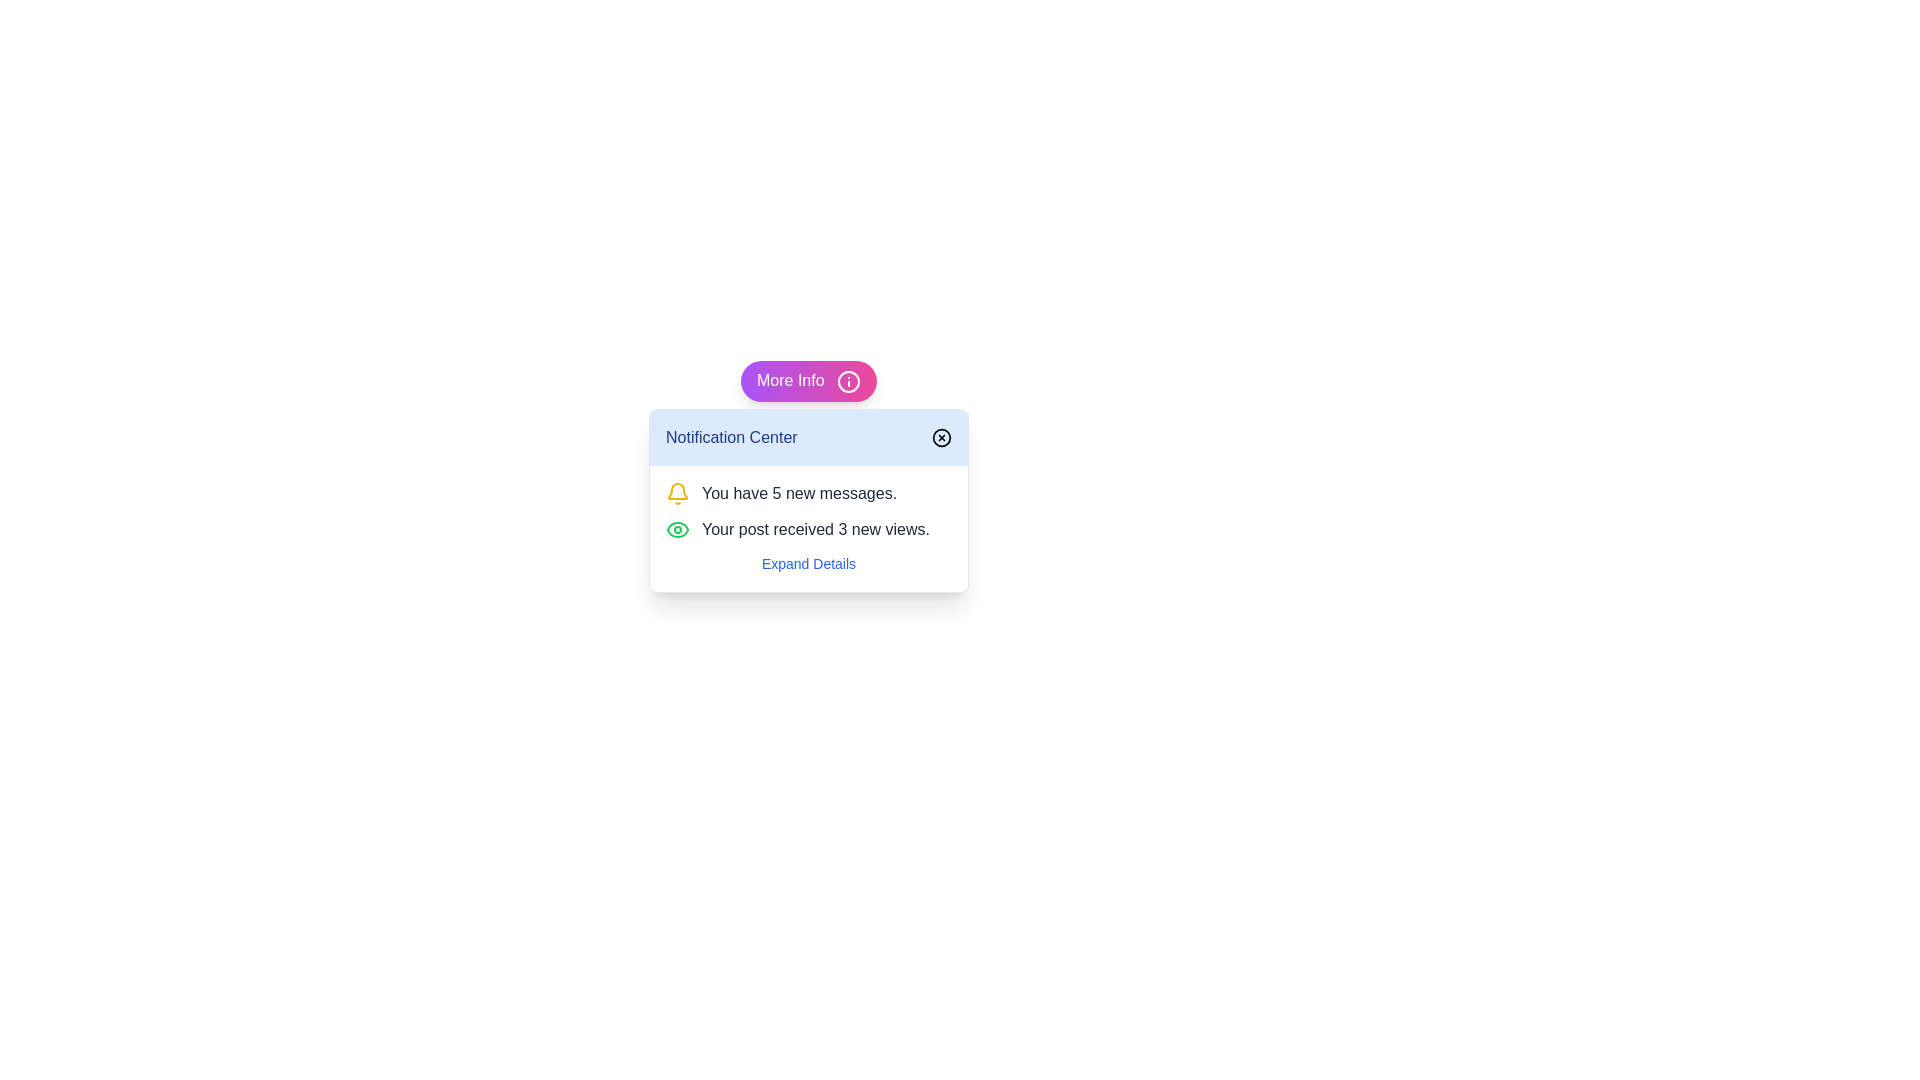 Image resolution: width=1920 pixels, height=1080 pixels. What do you see at coordinates (940, 437) in the screenshot?
I see `the blue and white circular icon with a crossed-out design located at the top-right corner of the Notification Center header` at bounding box center [940, 437].